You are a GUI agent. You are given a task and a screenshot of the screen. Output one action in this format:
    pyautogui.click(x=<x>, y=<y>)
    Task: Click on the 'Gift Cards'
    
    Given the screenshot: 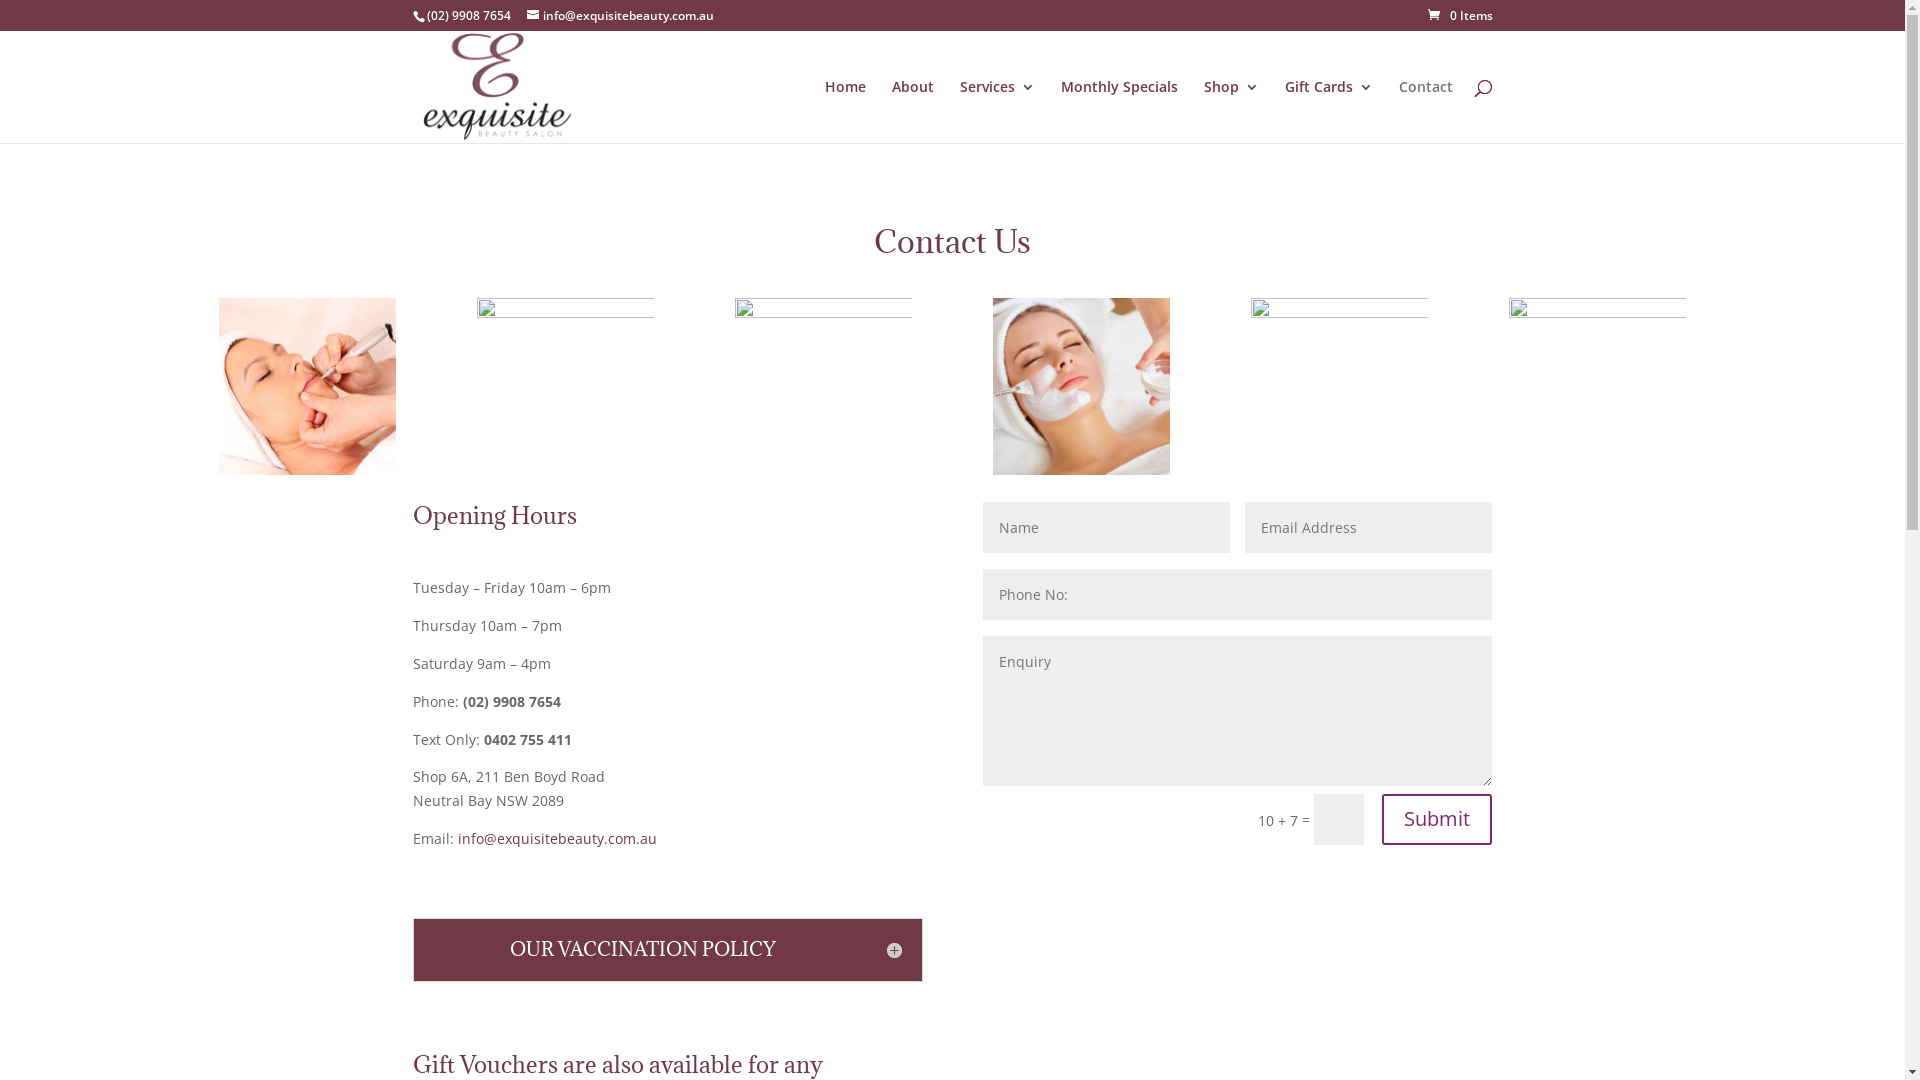 What is the action you would take?
    pyautogui.click(x=1328, y=111)
    